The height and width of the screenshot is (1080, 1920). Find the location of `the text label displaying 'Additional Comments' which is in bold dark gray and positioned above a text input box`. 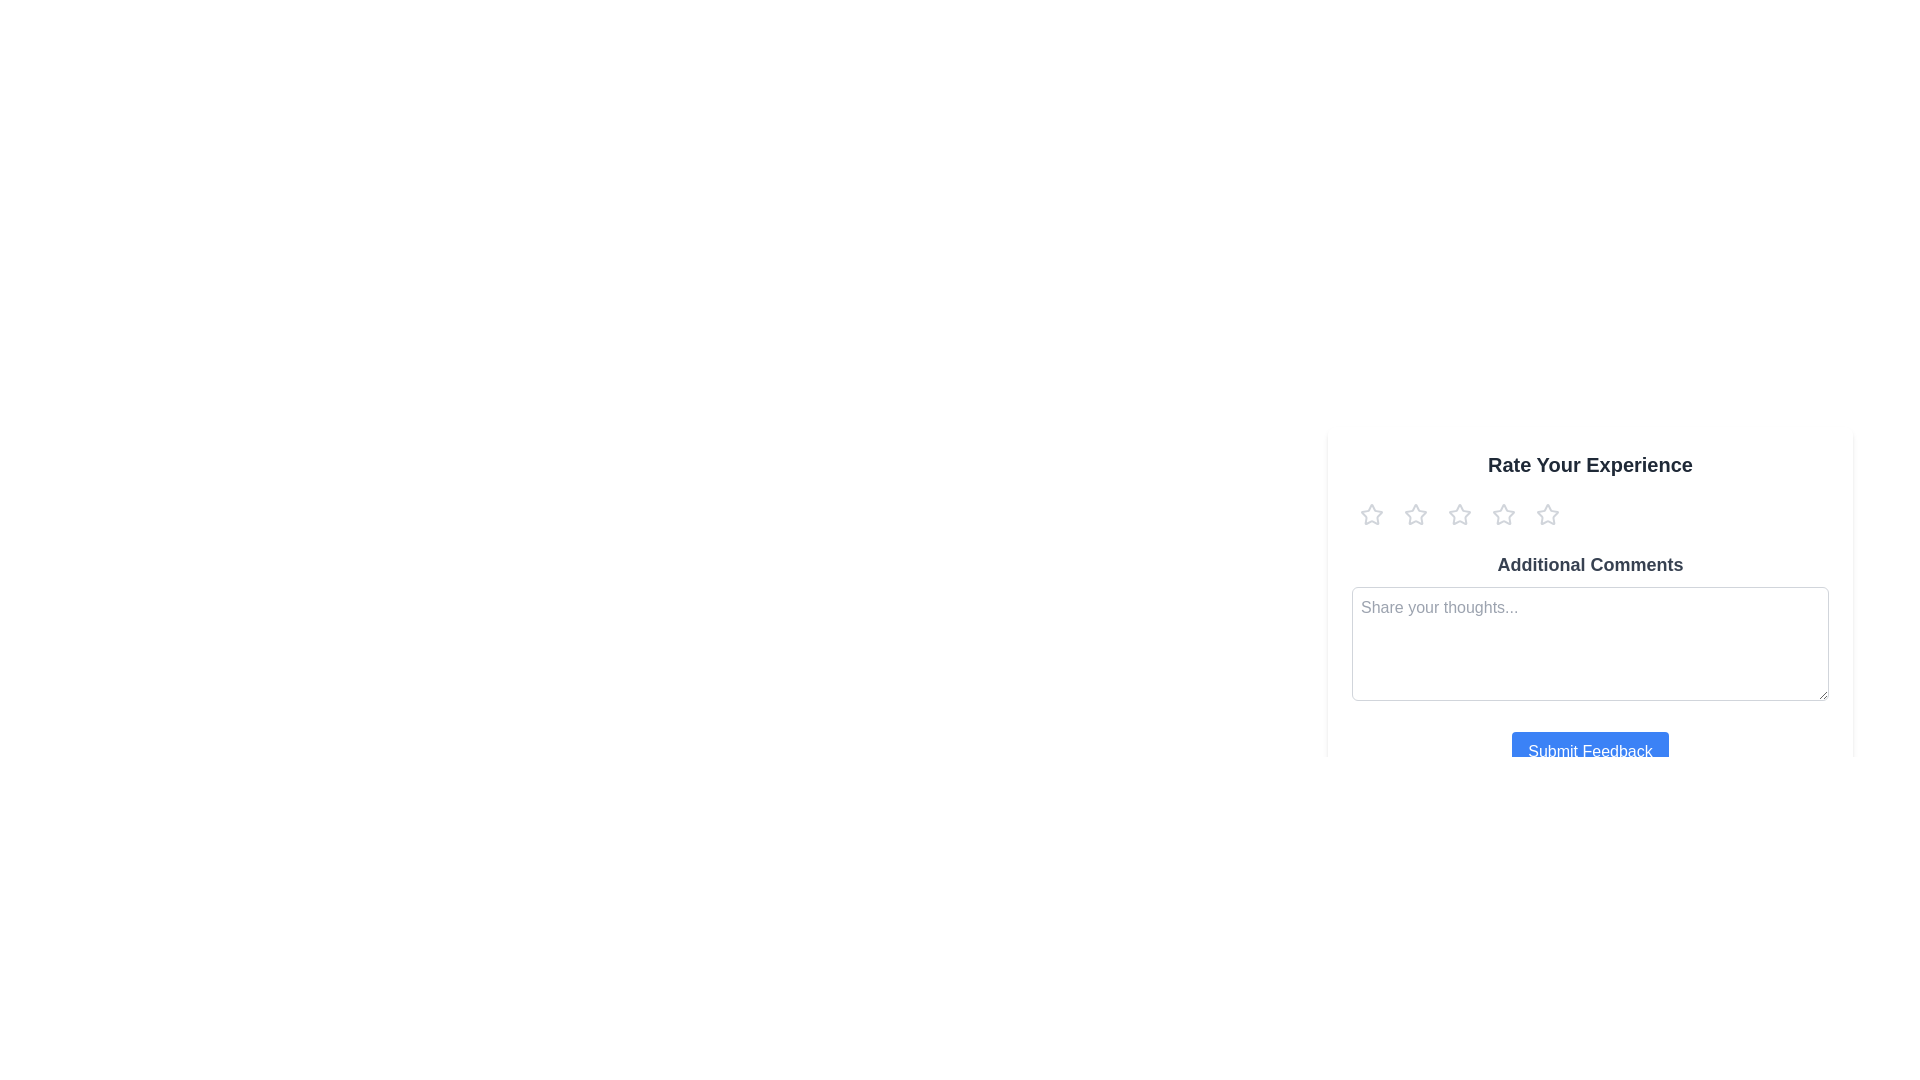

the text label displaying 'Additional Comments' which is in bold dark gray and positioned above a text input box is located at coordinates (1589, 564).